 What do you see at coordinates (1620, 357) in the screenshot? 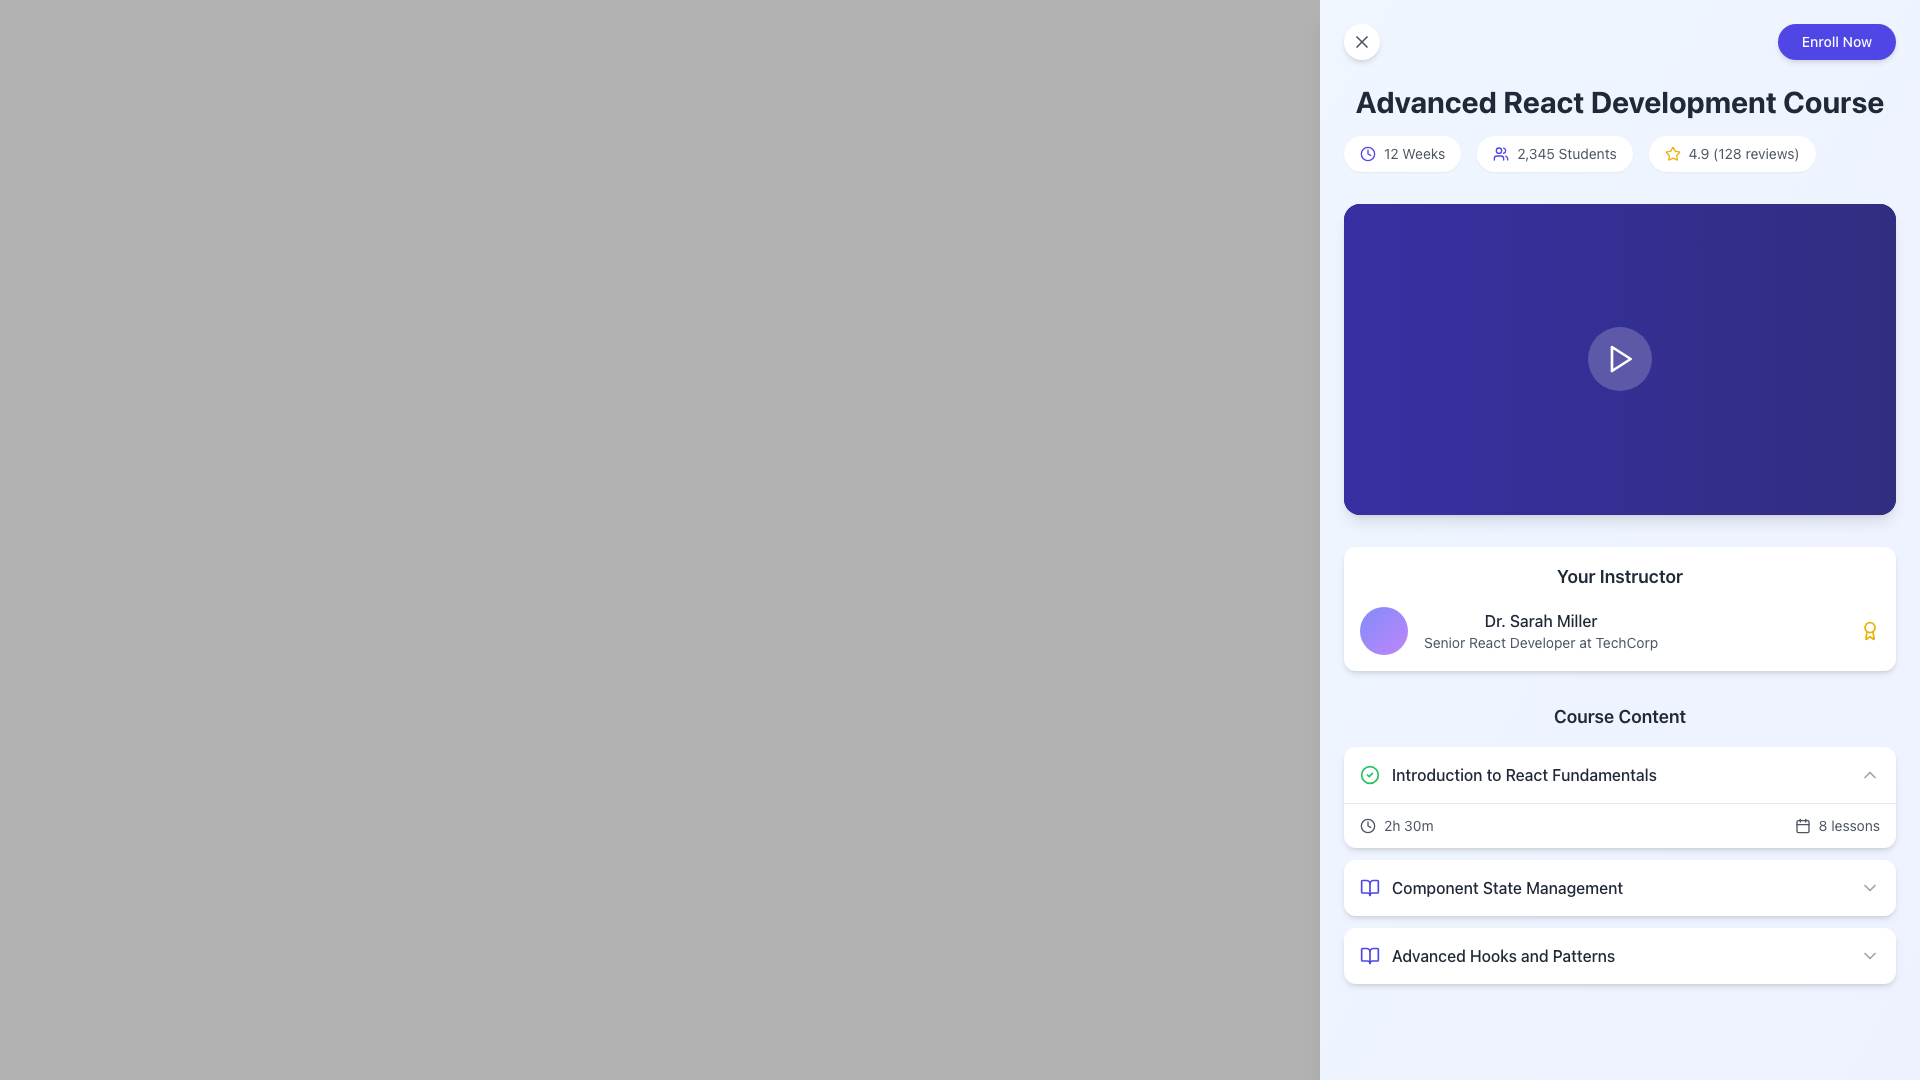
I see `the play button located centrally within the course video preview section` at bounding box center [1620, 357].